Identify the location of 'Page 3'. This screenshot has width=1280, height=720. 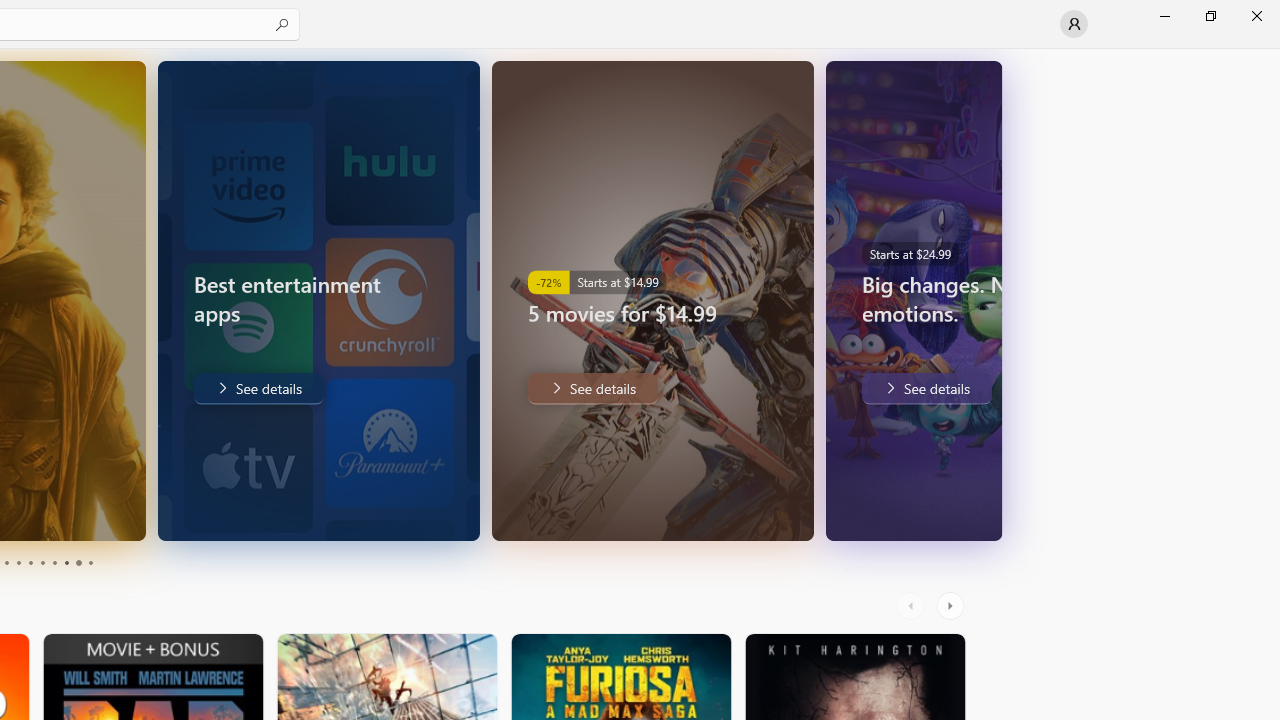
(5, 563).